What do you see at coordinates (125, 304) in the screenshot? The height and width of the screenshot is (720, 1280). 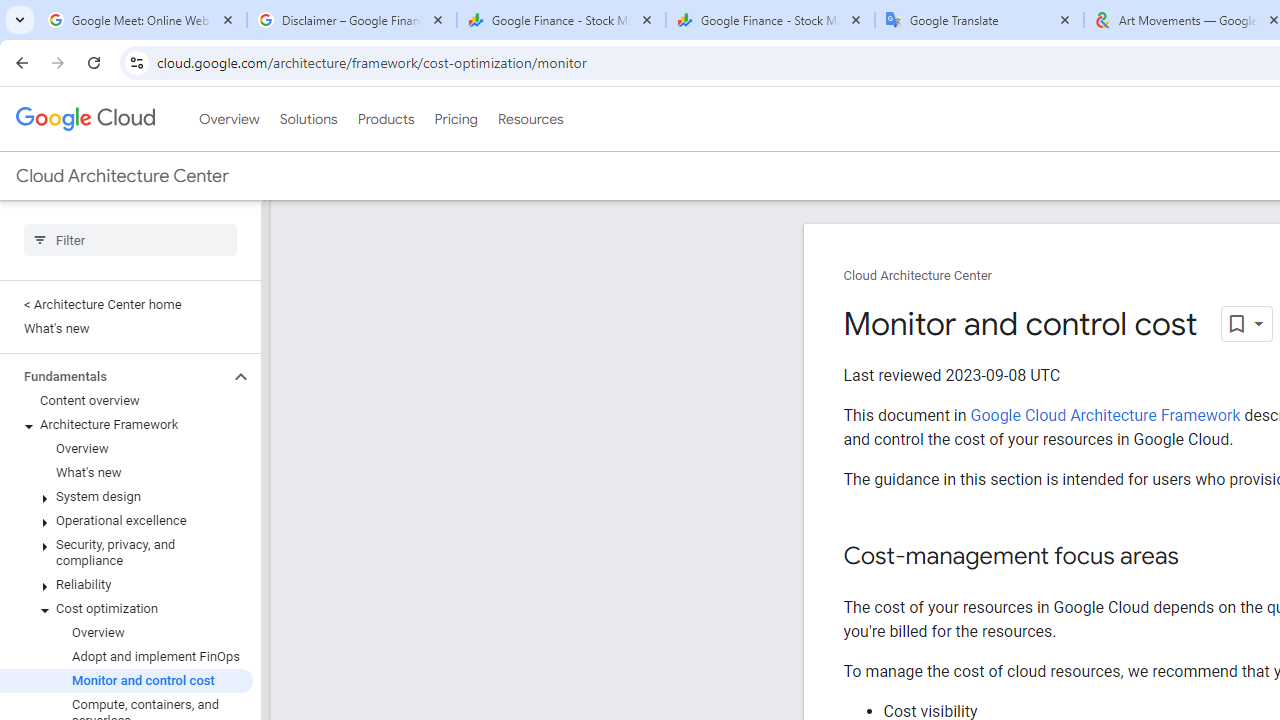 I see `'< Architecture Center home'` at bounding box center [125, 304].